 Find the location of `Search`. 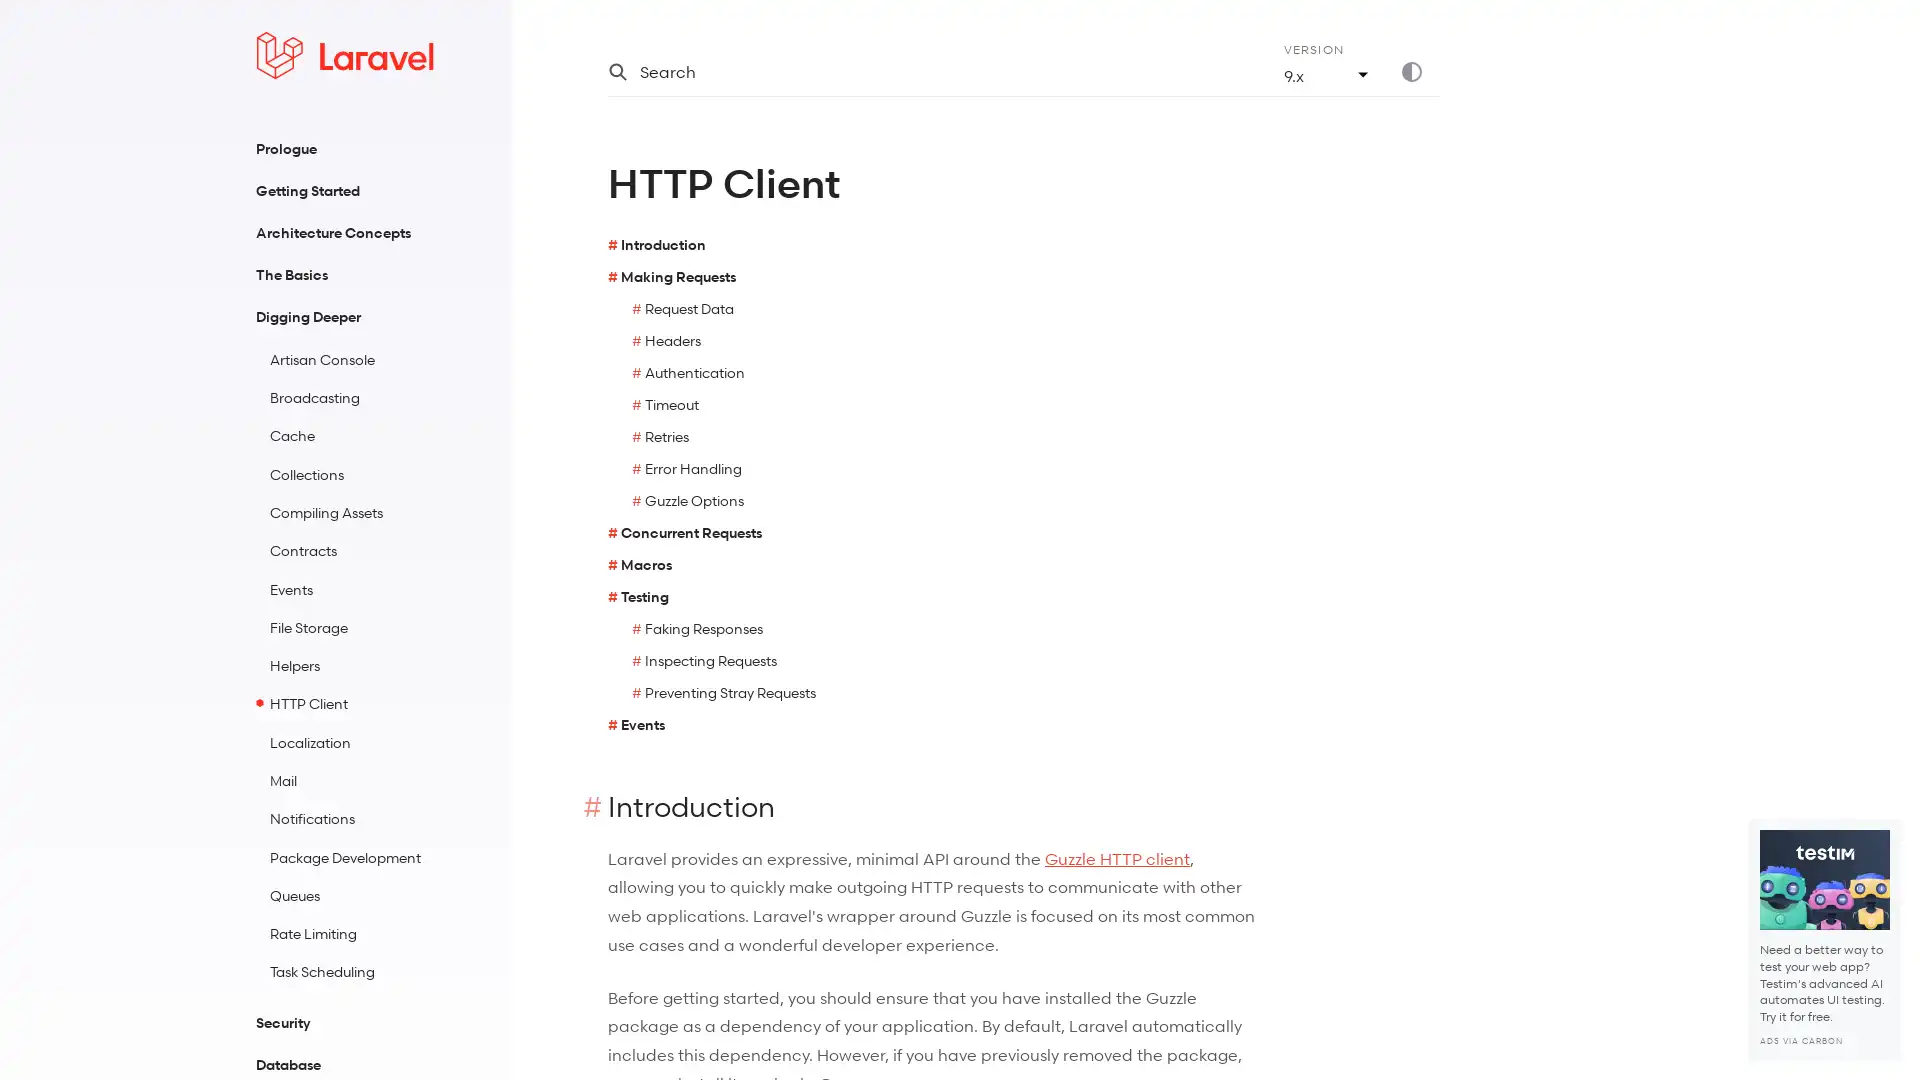

Search is located at coordinates (920, 71).